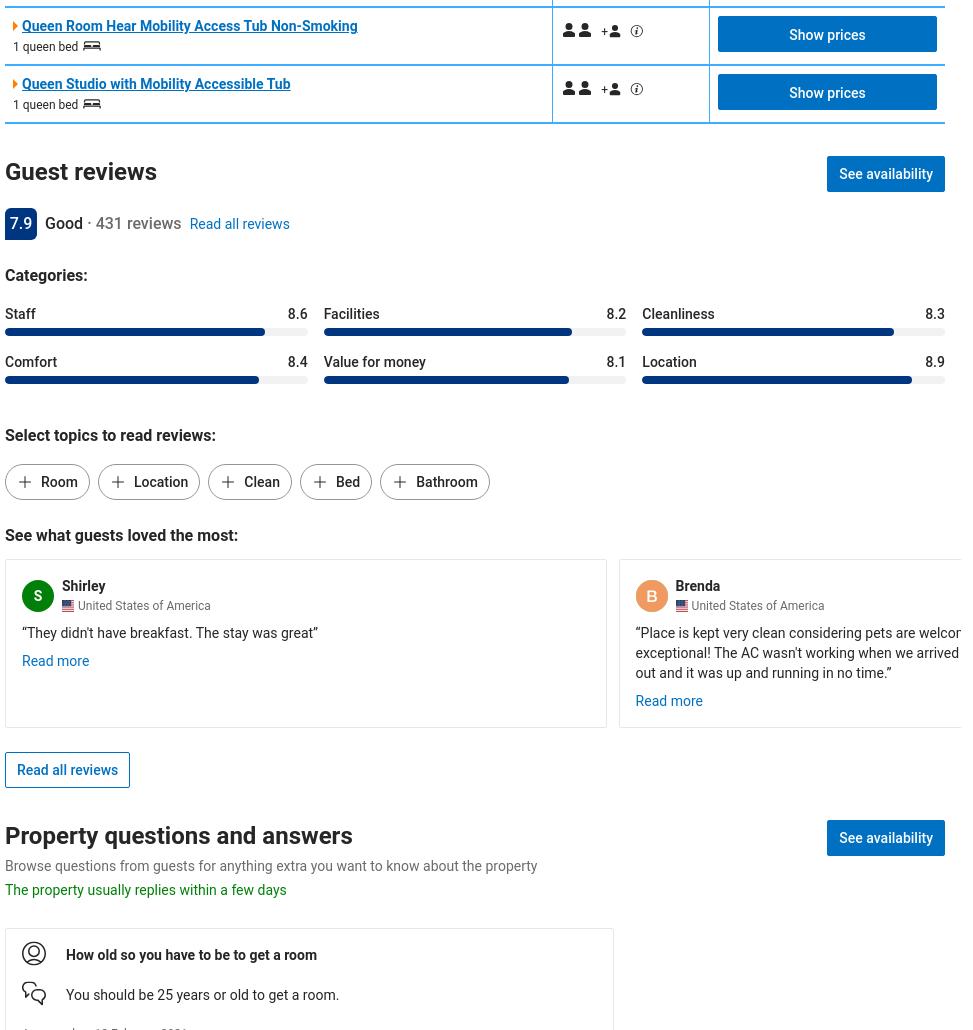 The image size is (973, 1030). Describe the element at coordinates (64, 223) in the screenshot. I see `'Good'` at that location.